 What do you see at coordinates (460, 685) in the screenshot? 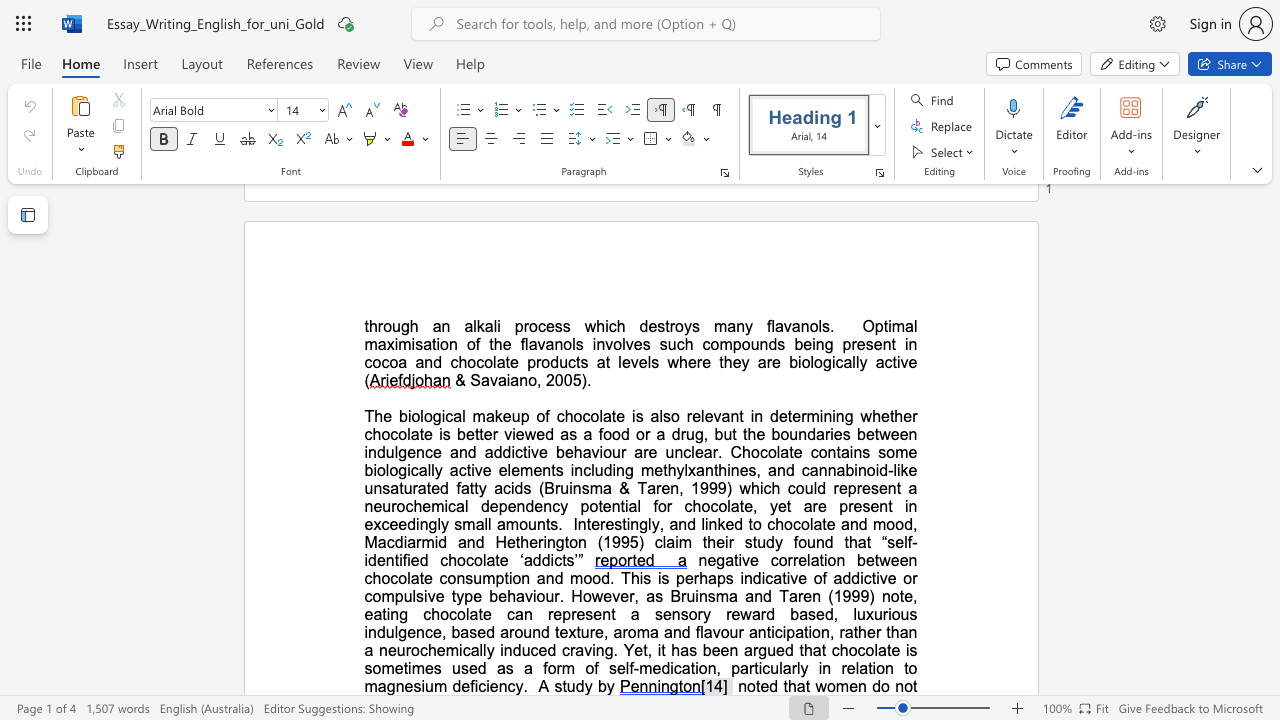
I see `the subset text "eficien" within the text "and flavour anticipation, rather than a neurochemically induced craving. Yet, it has been argued that chocolate is sometimes used as a form of self-medication, particularly in relation to magnesium deficiency"` at bounding box center [460, 685].